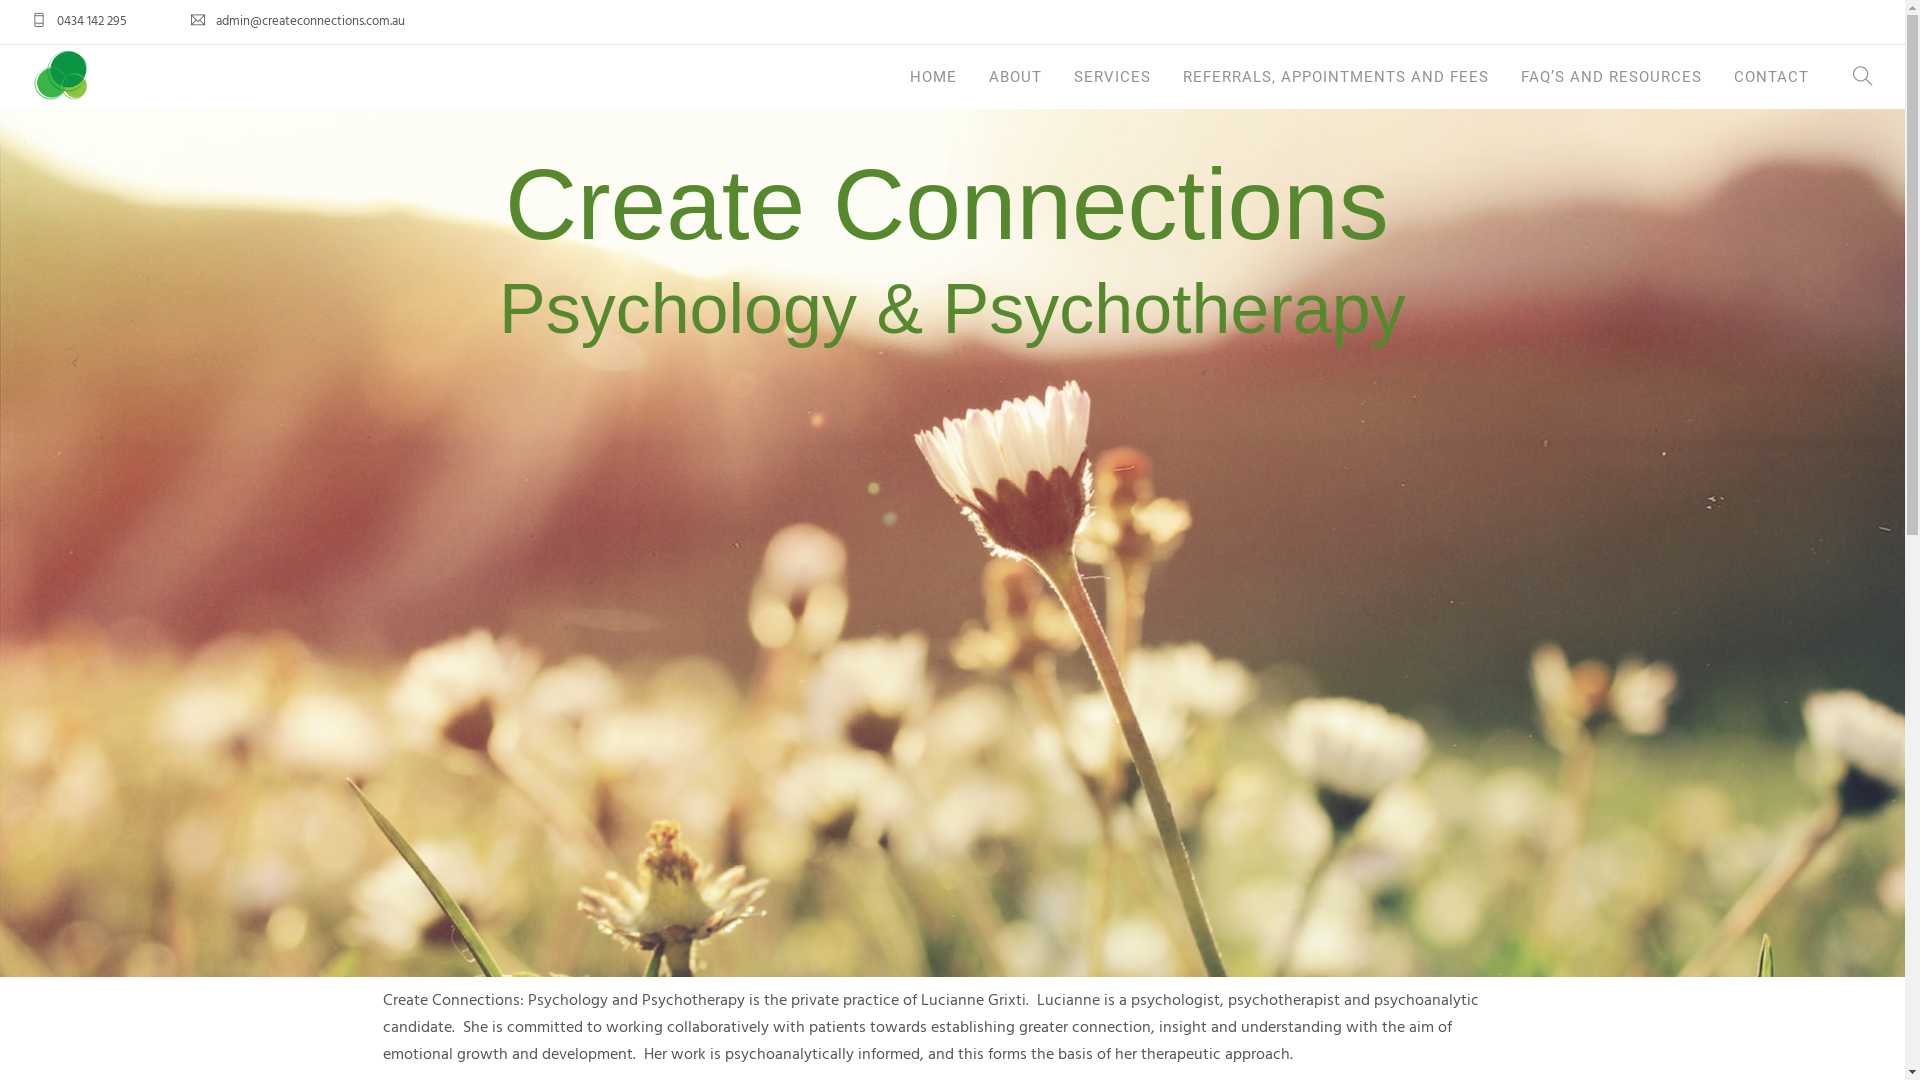 The image size is (1920, 1080). Describe the element at coordinates (1015, 76) in the screenshot. I see `'ABOUT'` at that location.